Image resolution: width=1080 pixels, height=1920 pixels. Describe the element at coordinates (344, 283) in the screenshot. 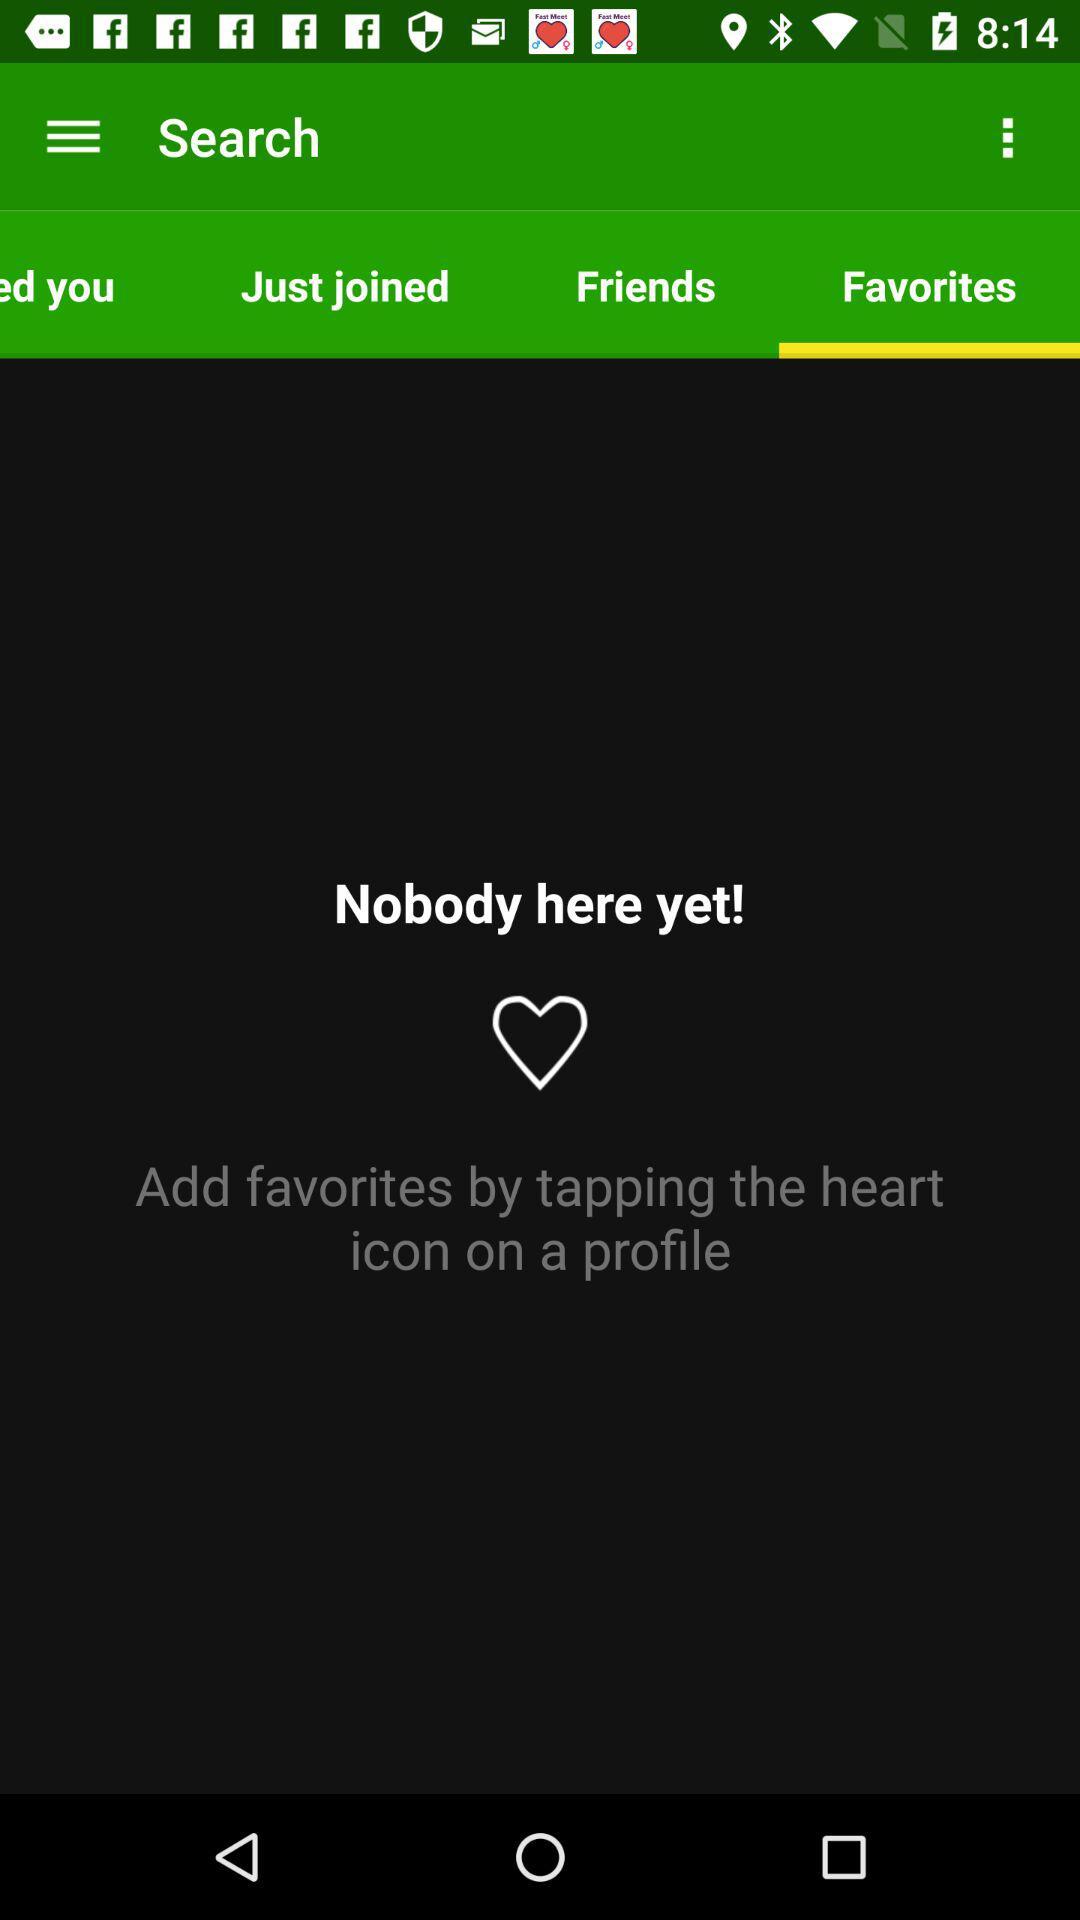

I see `the icon next to liked you app` at that location.